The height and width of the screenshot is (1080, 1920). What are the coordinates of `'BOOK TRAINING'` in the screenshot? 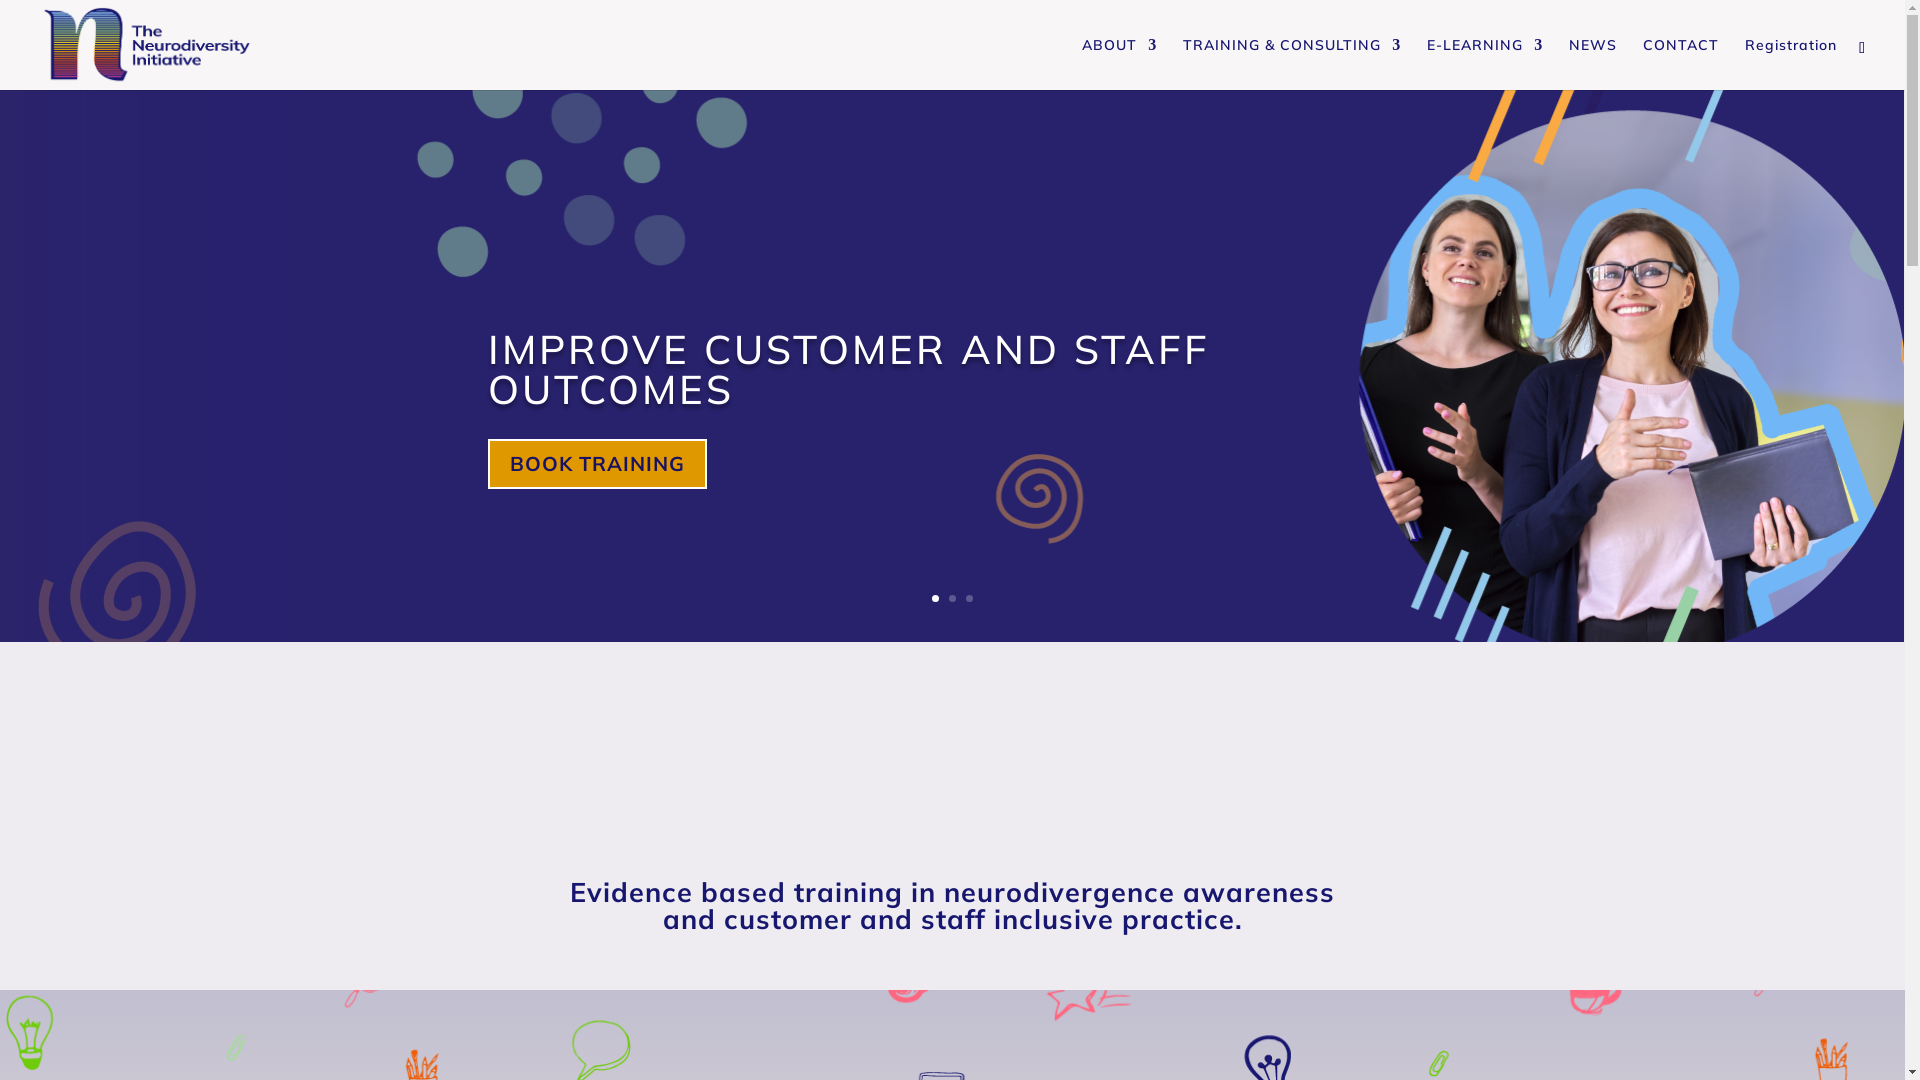 It's located at (596, 462).